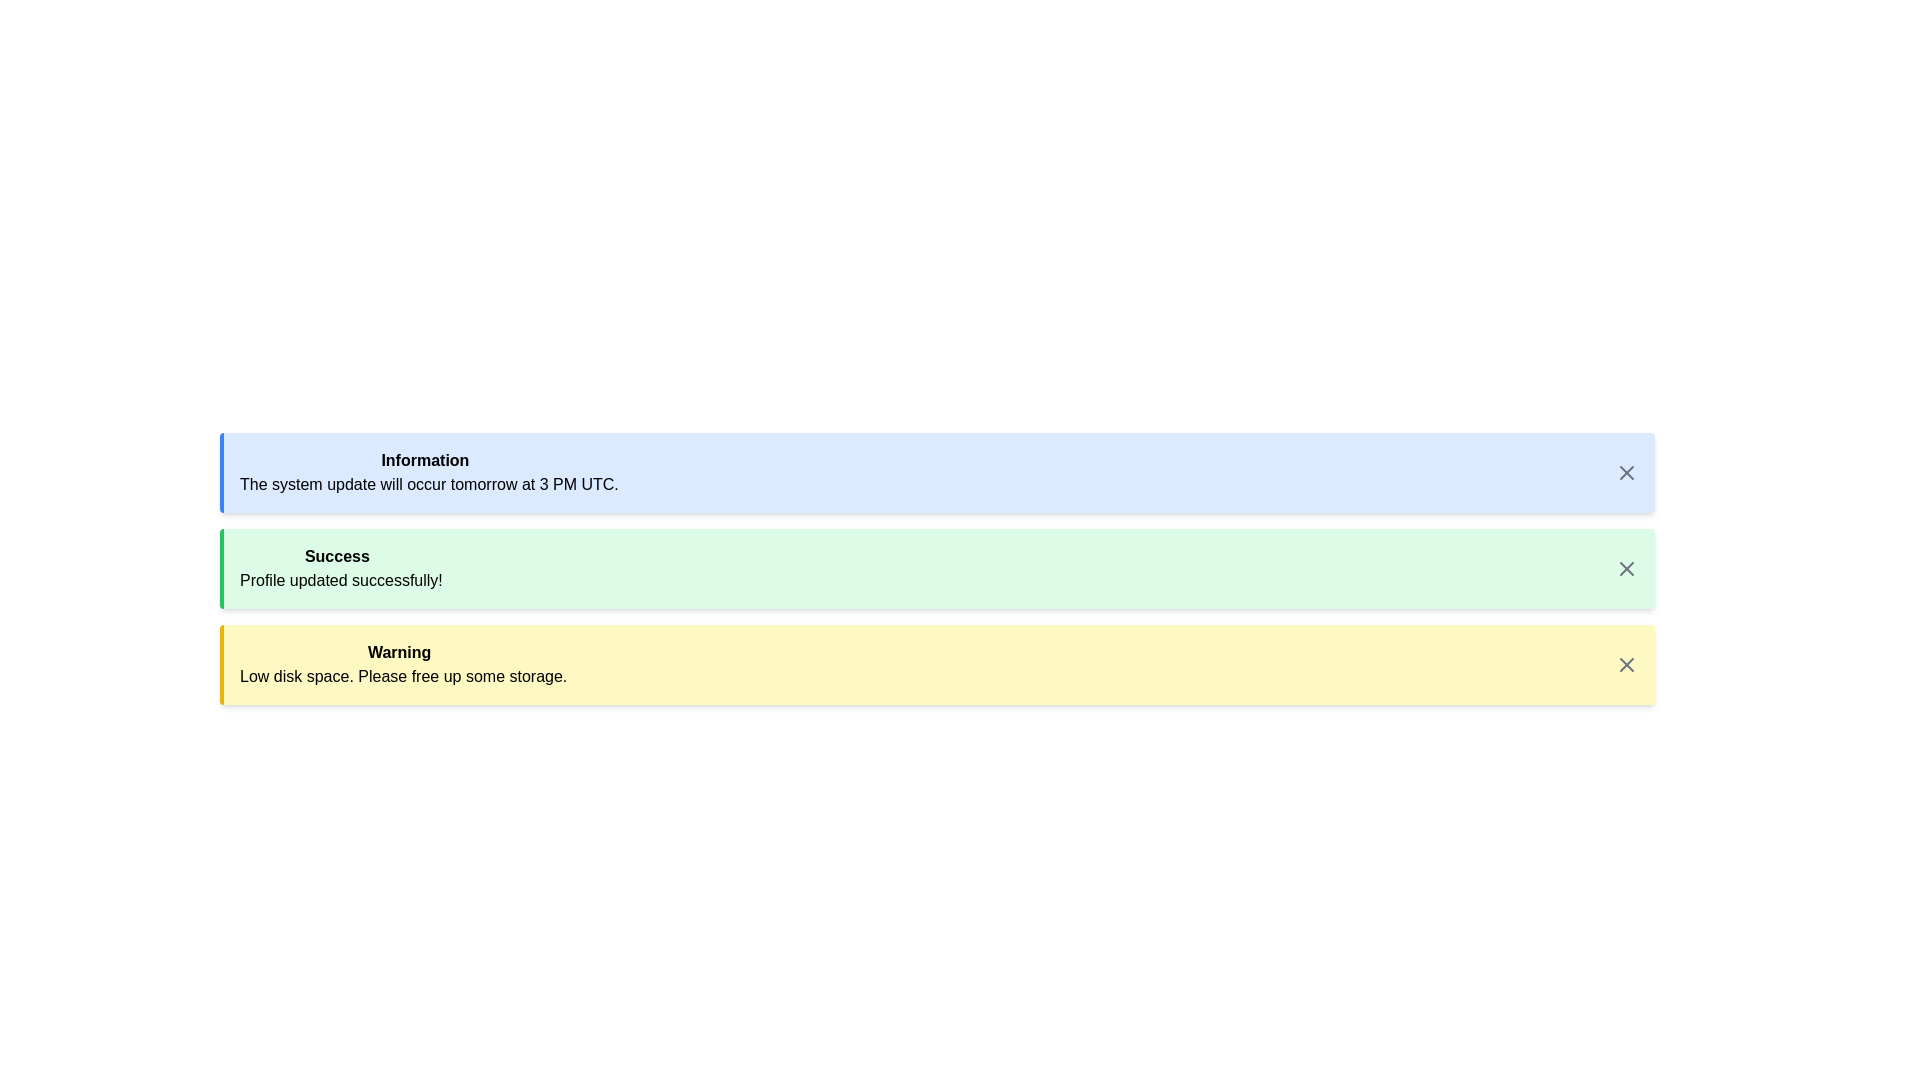  What do you see at coordinates (938, 664) in the screenshot?
I see `warning message from the Notification Banner, which has a yellow background and displays 'Warning: Low disk space. Please free up some storage.'` at bounding box center [938, 664].